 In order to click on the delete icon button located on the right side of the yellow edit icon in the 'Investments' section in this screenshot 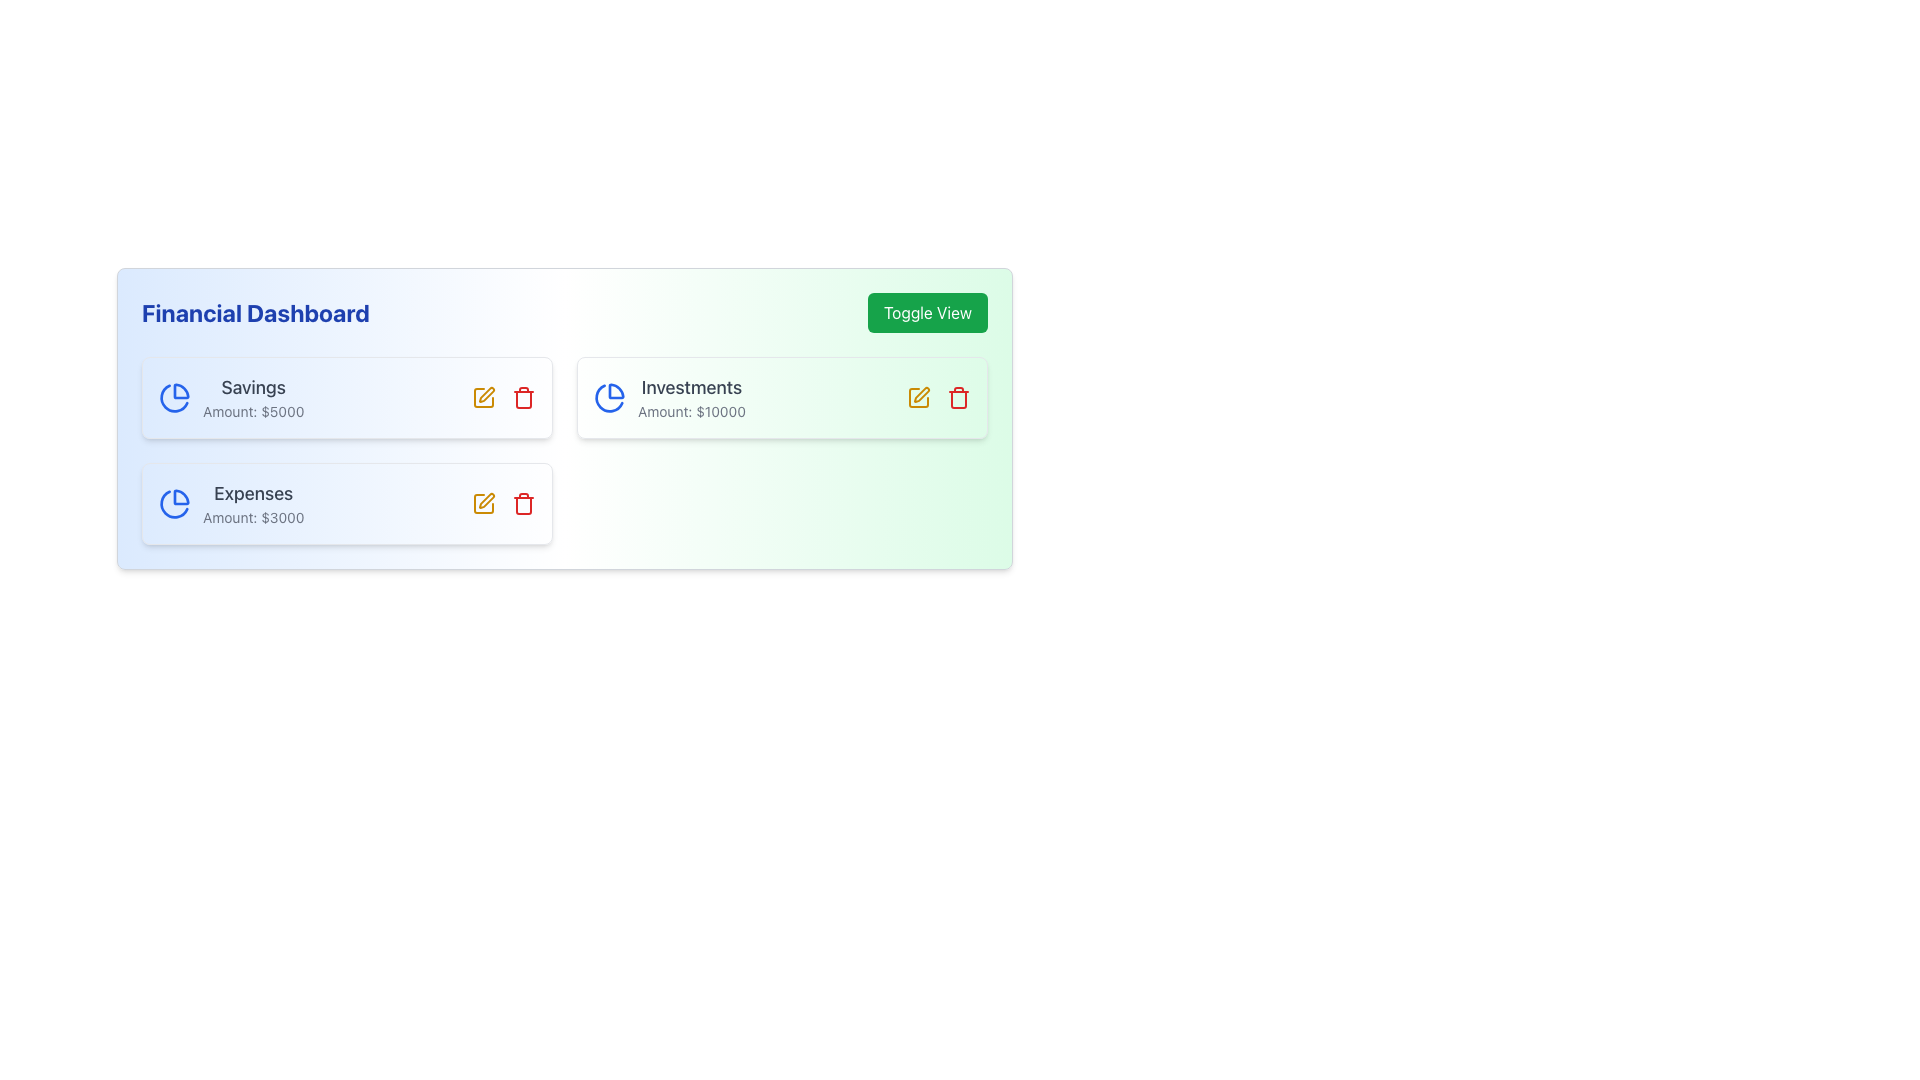, I will do `click(958, 397)`.